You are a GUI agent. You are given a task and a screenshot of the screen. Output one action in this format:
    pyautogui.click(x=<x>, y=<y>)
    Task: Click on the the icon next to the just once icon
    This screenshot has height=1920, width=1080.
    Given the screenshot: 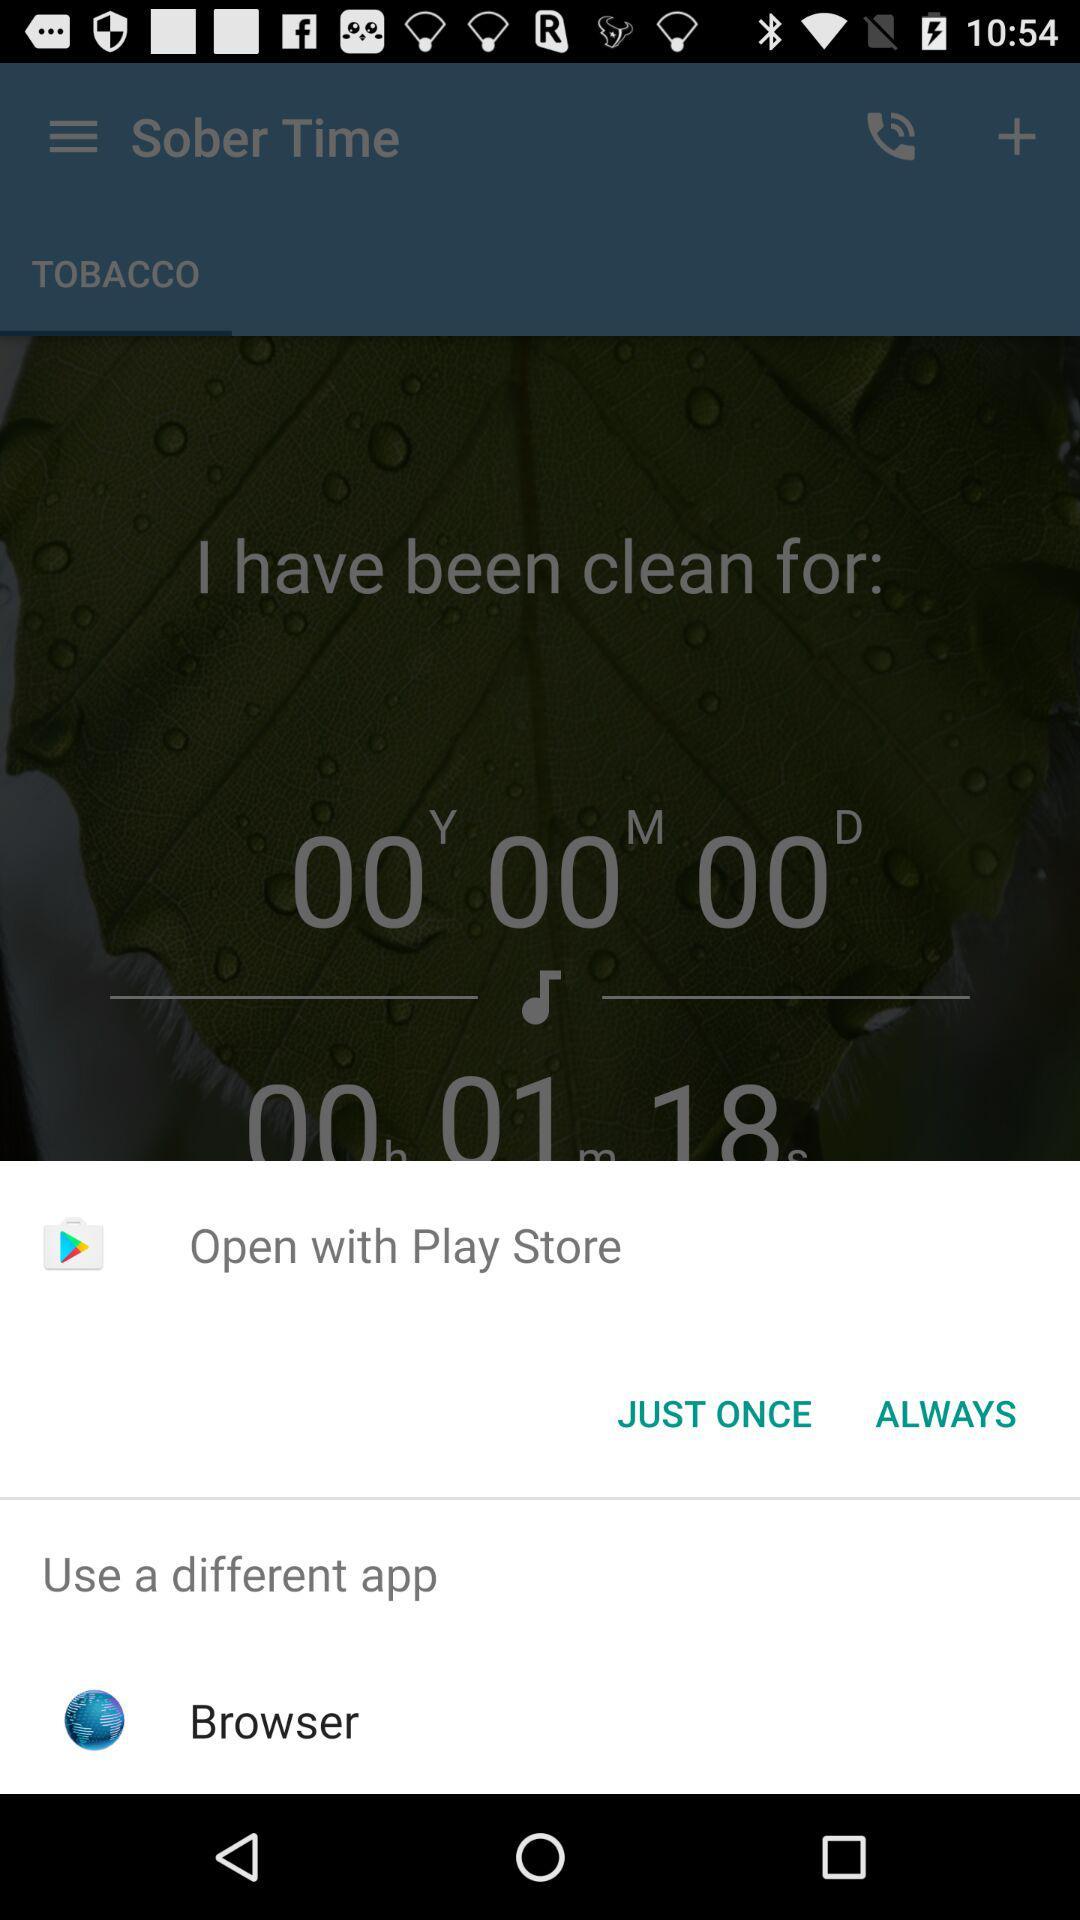 What is the action you would take?
    pyautogui.click(x=945, y=1411)
    